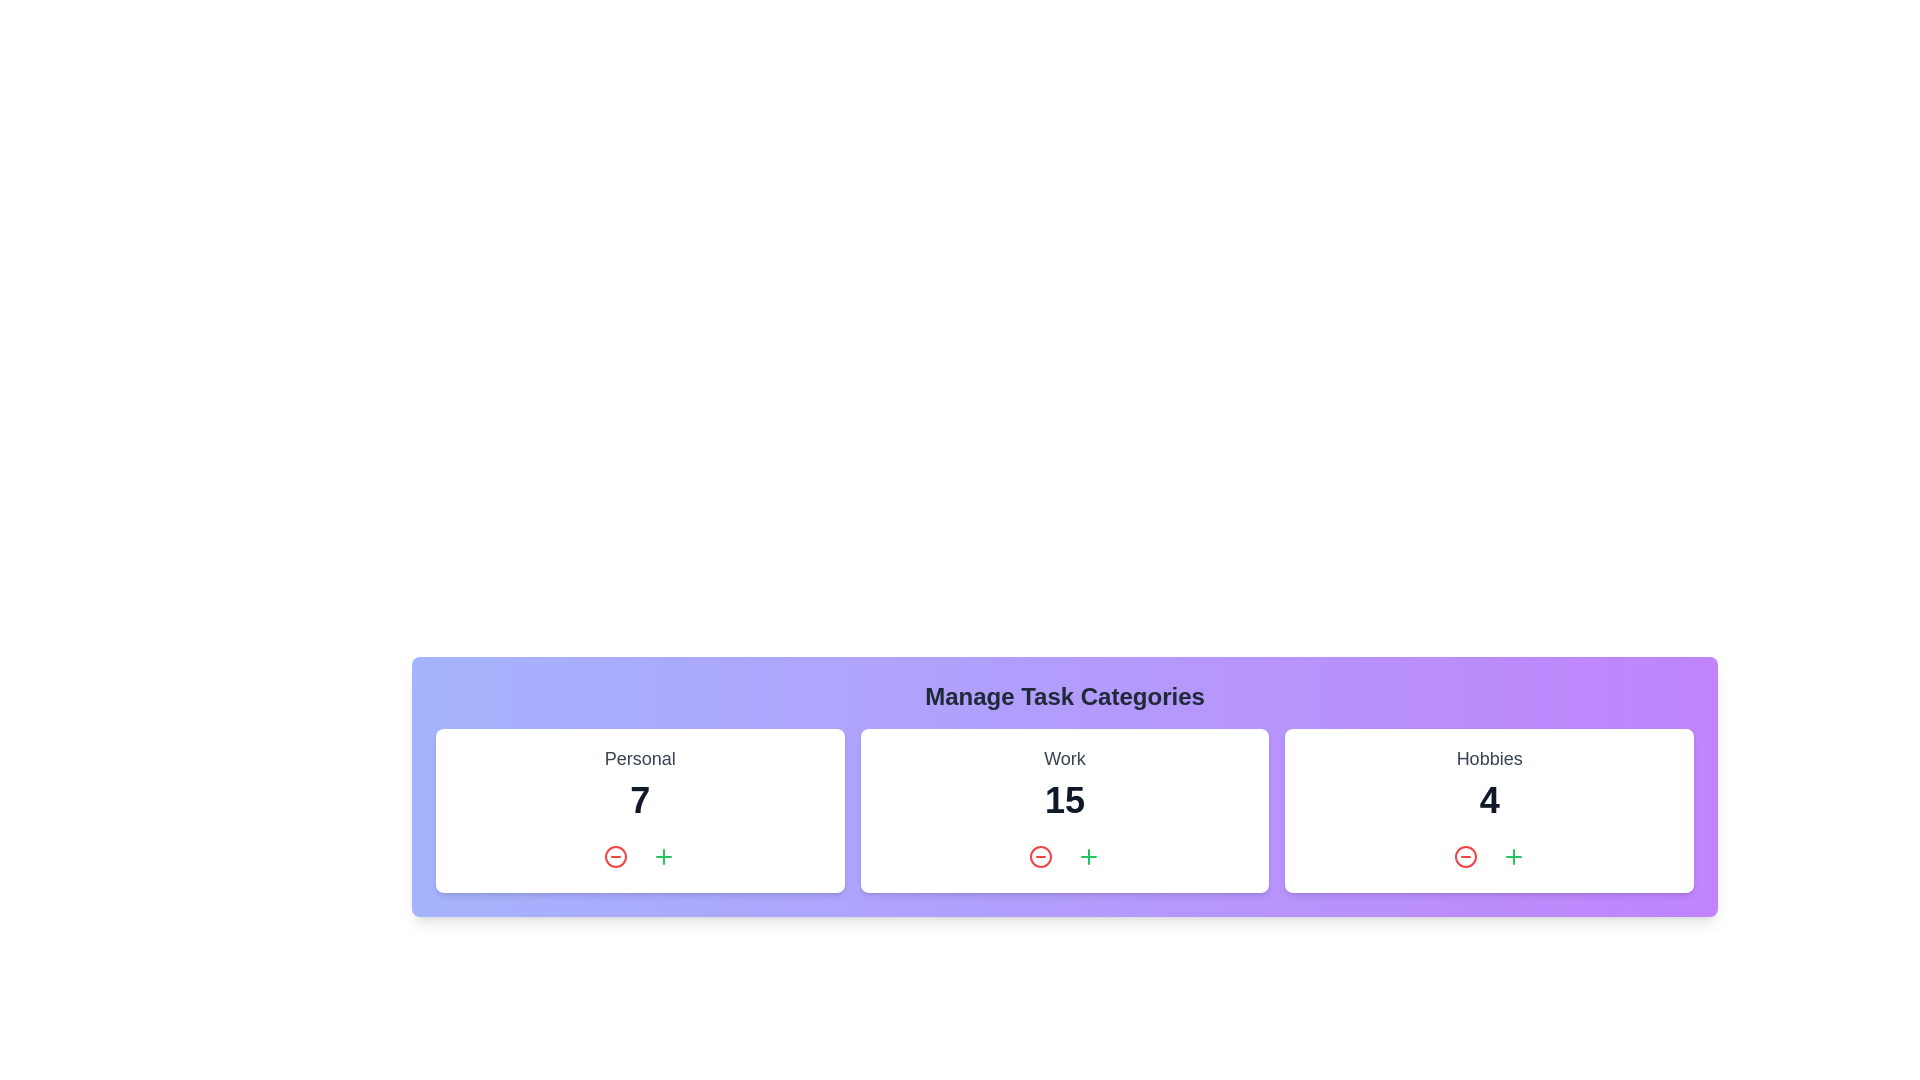 The width and height of the screenshot is (1920, 1080). What do you see at coordinates (615, 855) in the screenshot?
I see `'Minus' button in the 'Personal' category to decrease its task count` at bounding box center [615, 855].